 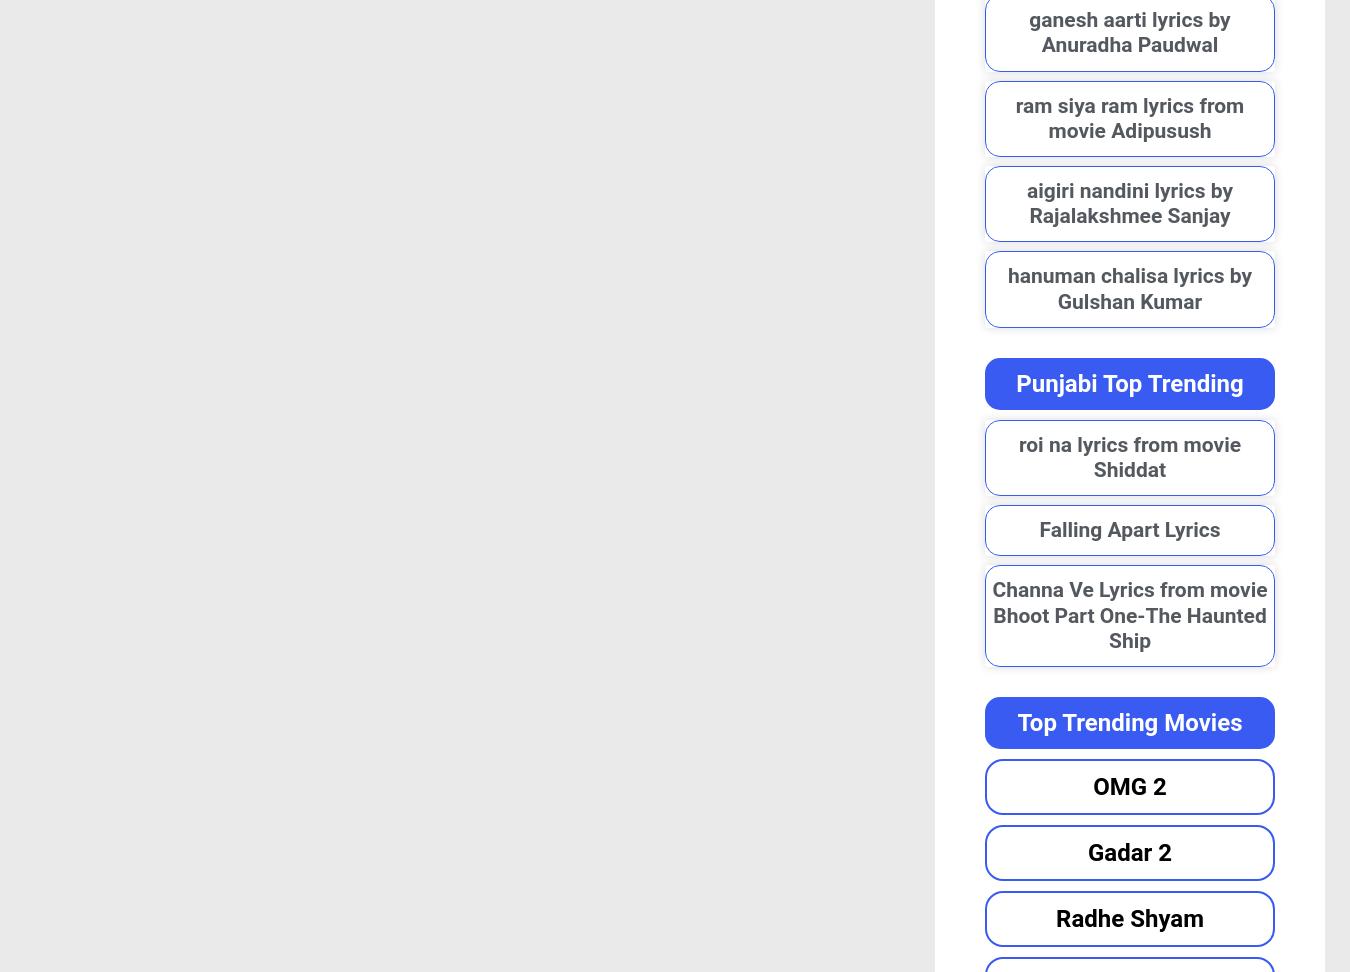 What do you see at coordinates (1016, 721) in the screenshot?
I see `'Top Trending Movies'` at bounding box center [1016, 721].